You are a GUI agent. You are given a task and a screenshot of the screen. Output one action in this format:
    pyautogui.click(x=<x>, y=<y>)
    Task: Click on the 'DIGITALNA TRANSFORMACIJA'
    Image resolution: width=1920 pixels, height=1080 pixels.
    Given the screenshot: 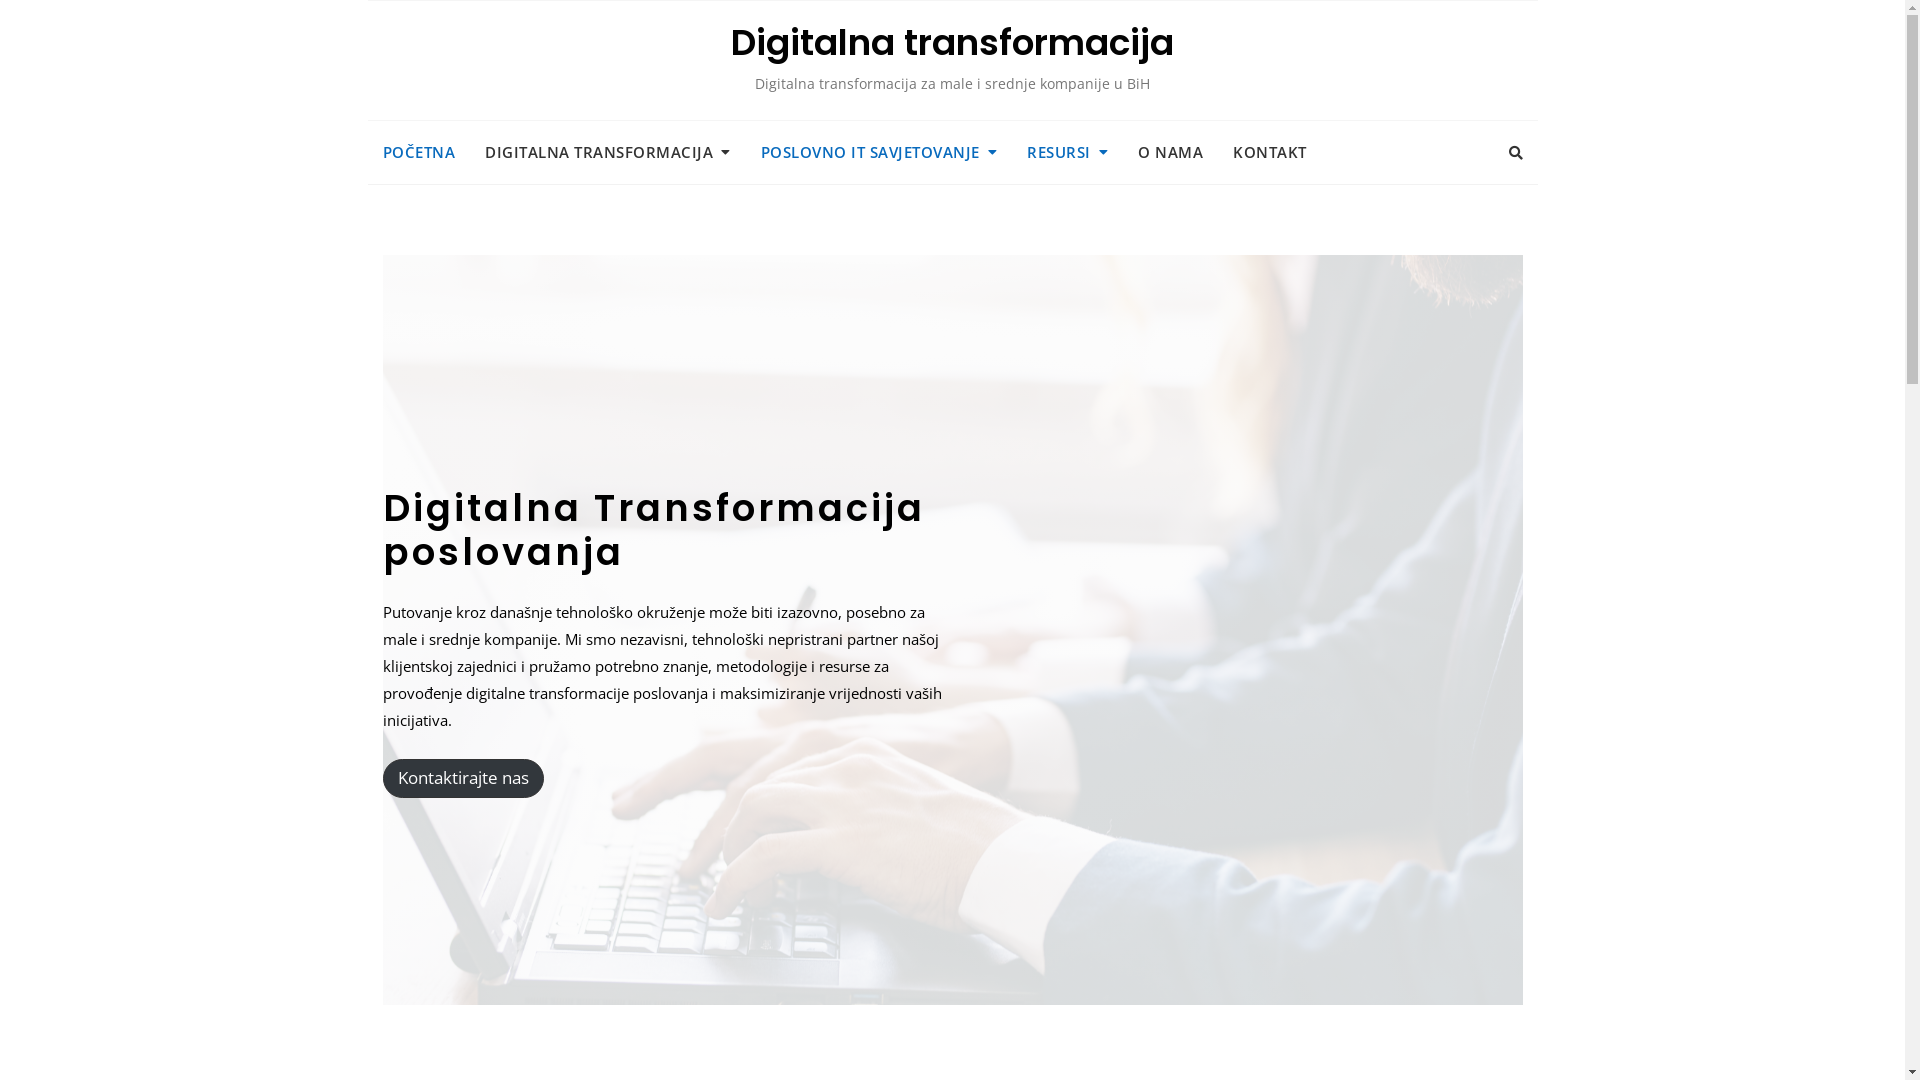 What is the action you would take?
    pyautogui.click(x=607, y=151)
    